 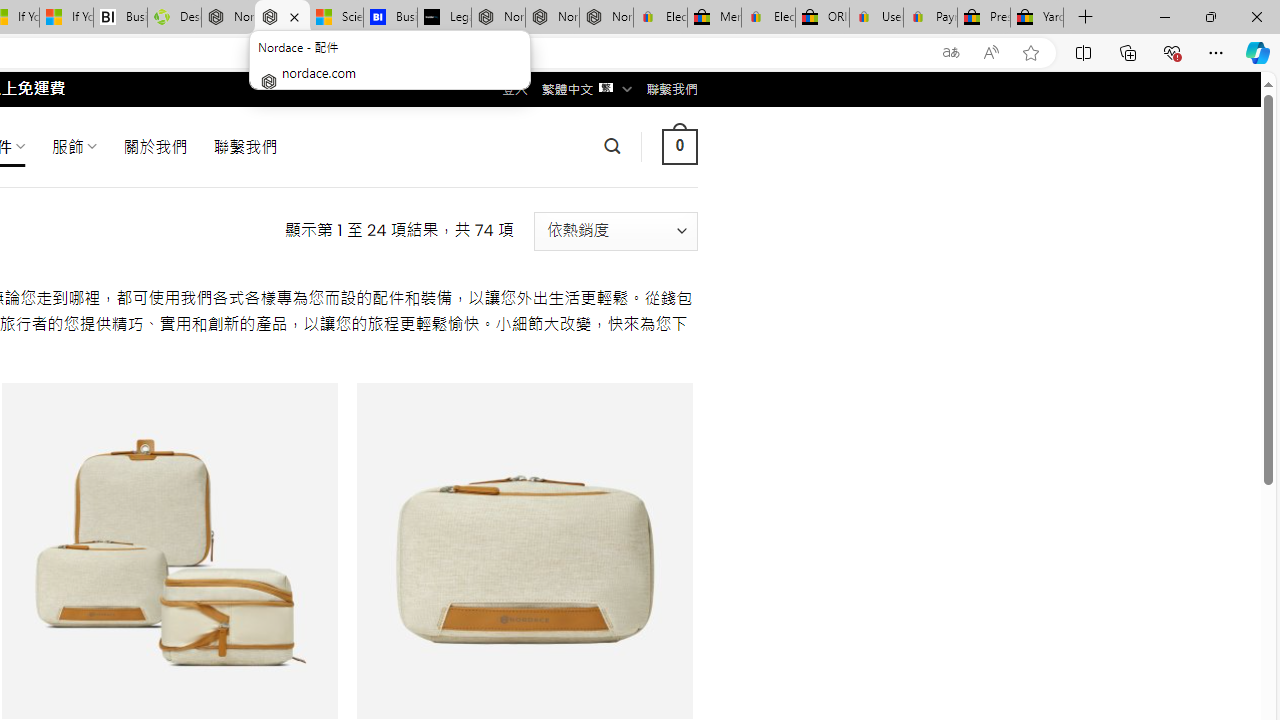 I want to click on 'Descarga Driver Updater', so click(x=174, y=17).